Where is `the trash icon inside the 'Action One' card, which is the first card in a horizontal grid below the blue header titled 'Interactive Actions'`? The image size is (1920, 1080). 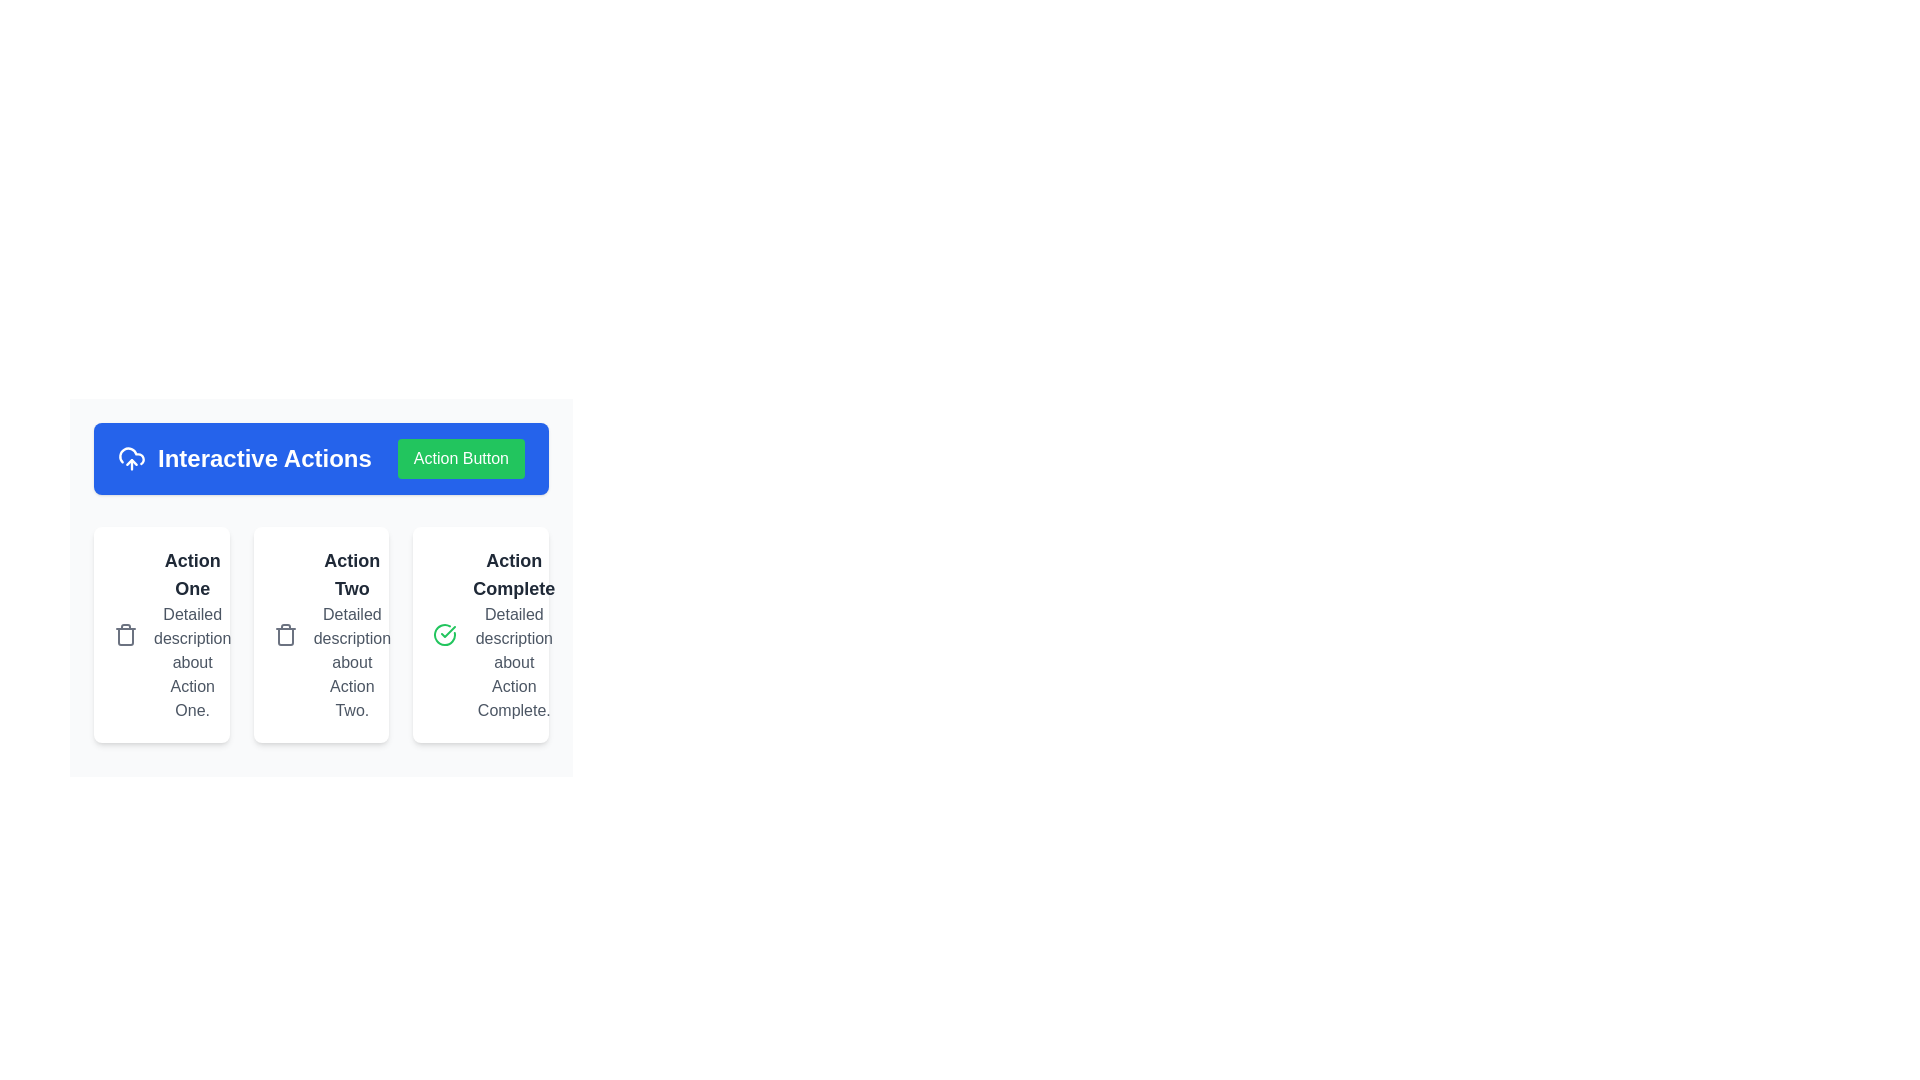 the trash icon inside the 'Action One' card, which is the first card in a horizontal grid below the blue header titled 'Interactive Actions' is located at coordinates (161, 635).